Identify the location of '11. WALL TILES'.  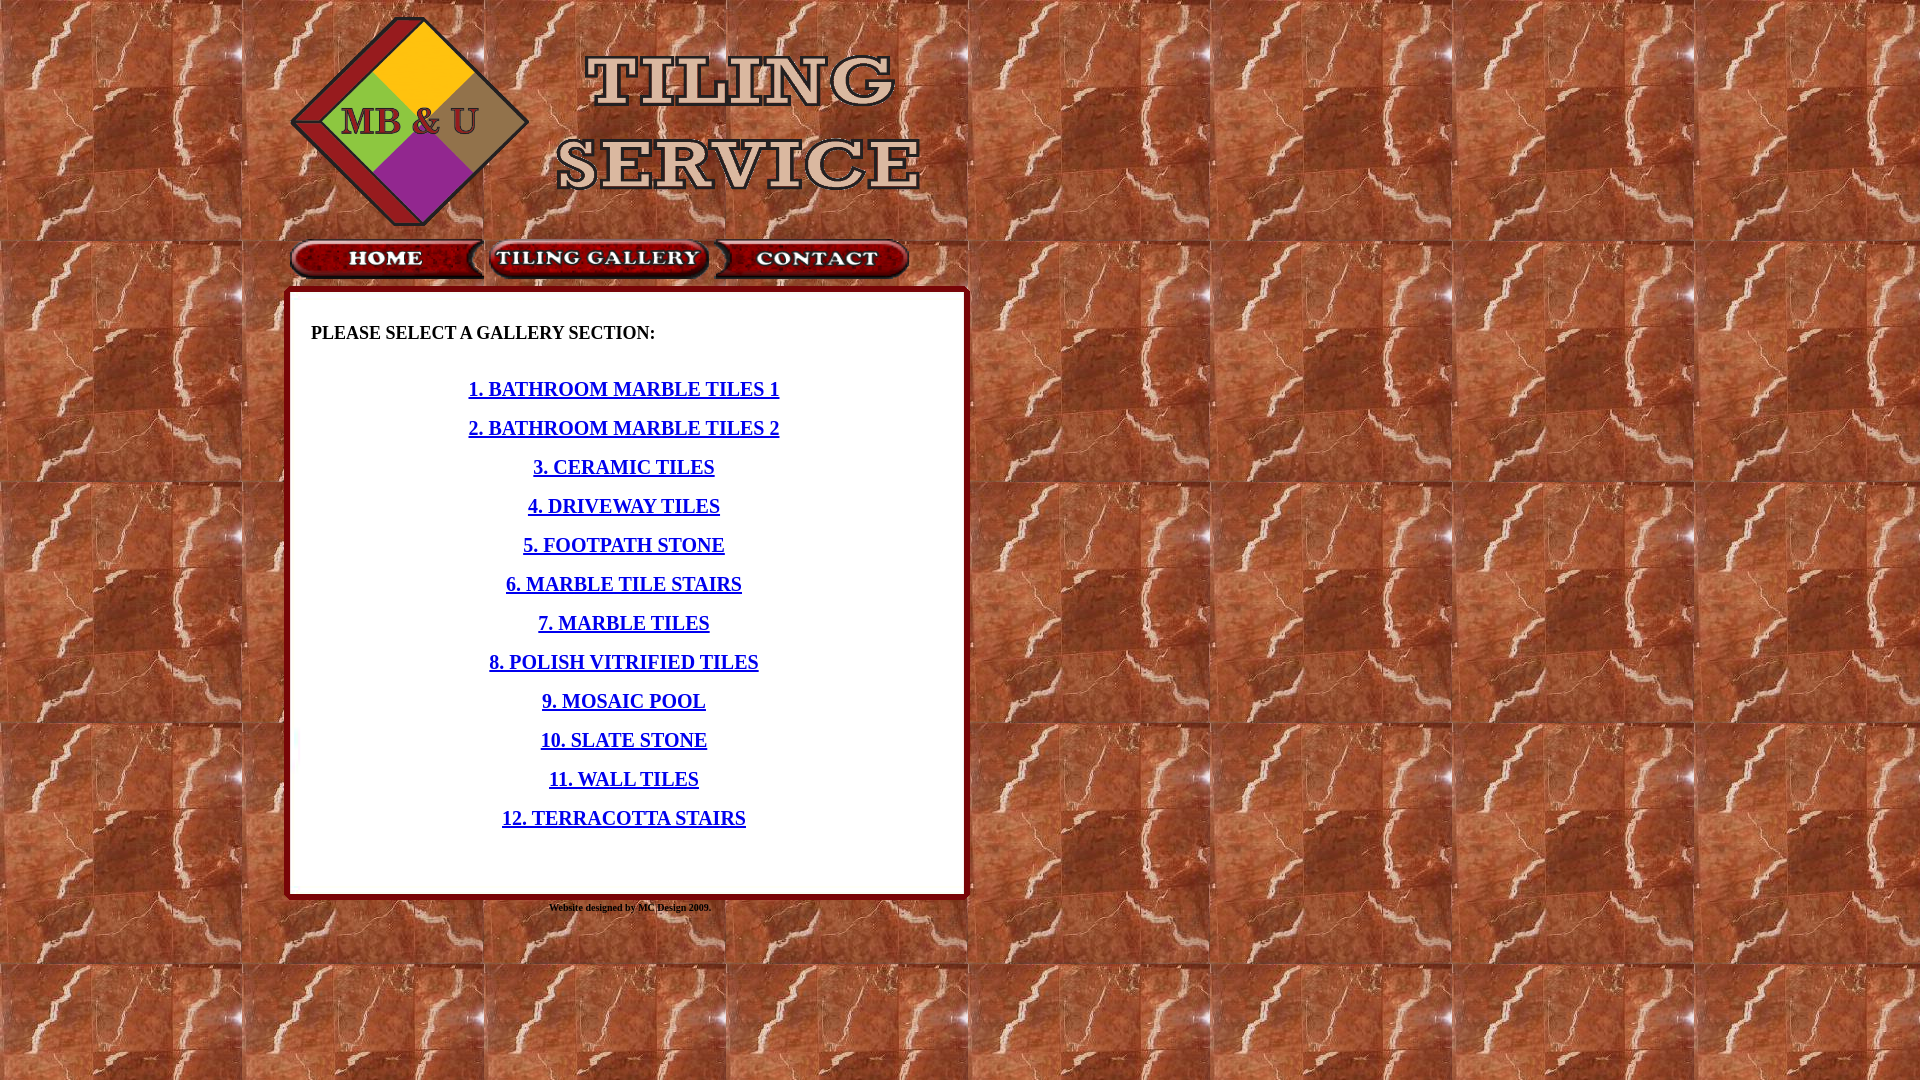
(623, 778).